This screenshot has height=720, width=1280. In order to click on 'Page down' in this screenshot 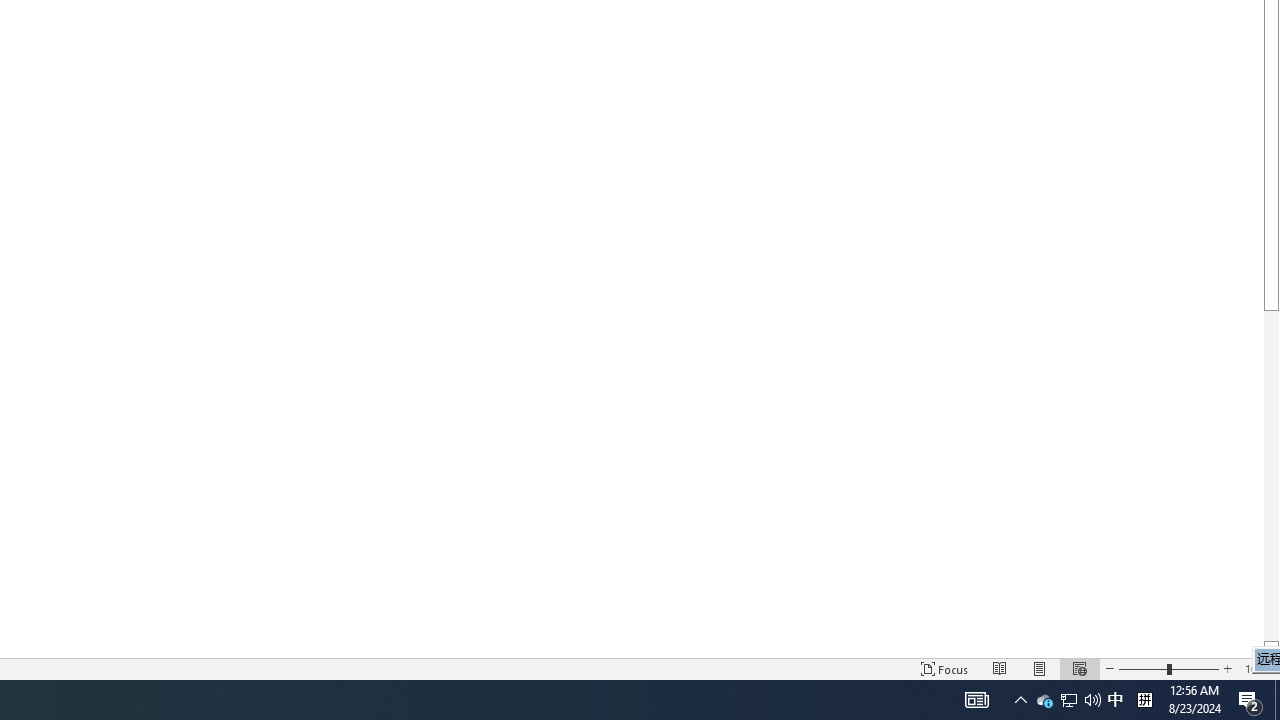, I will do `click(1270, 475)`.